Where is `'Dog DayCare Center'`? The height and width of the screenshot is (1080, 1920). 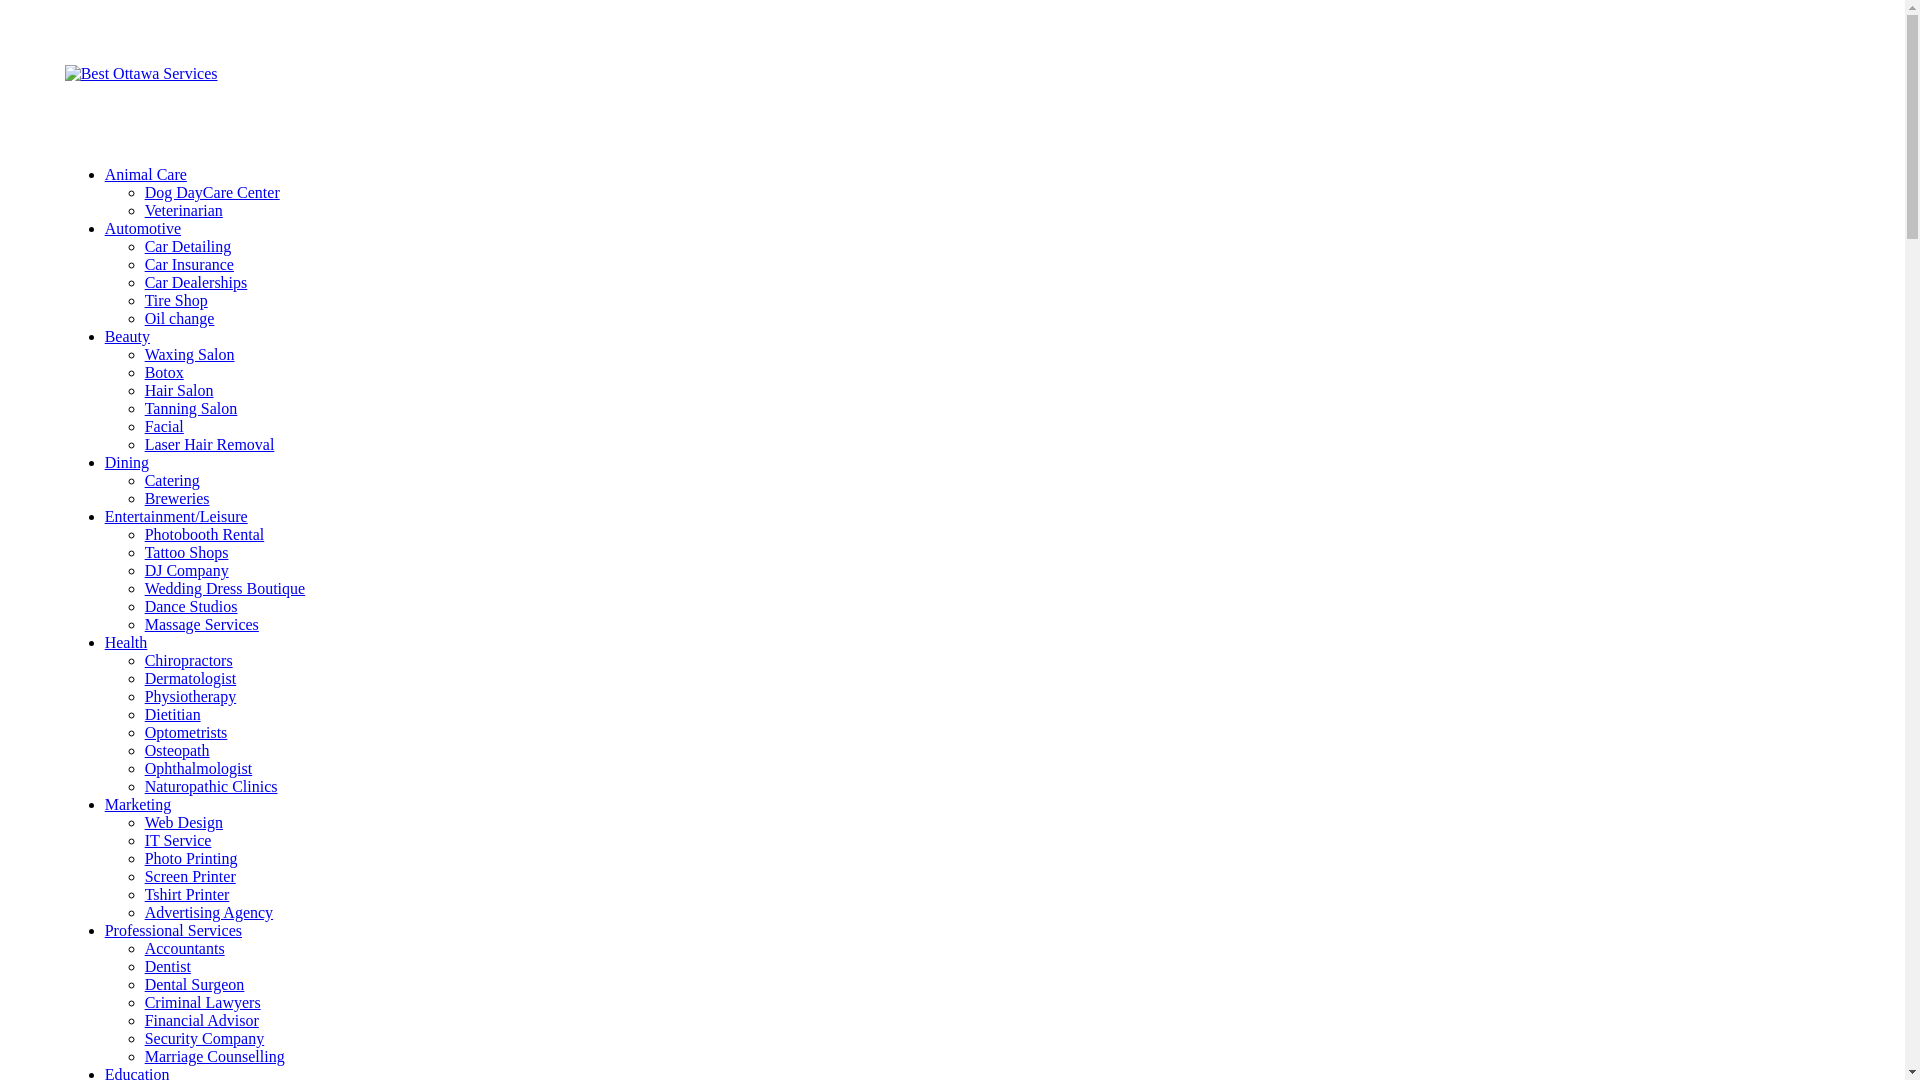
'Dog DayCare Center' is located at coordinates (212, 192).